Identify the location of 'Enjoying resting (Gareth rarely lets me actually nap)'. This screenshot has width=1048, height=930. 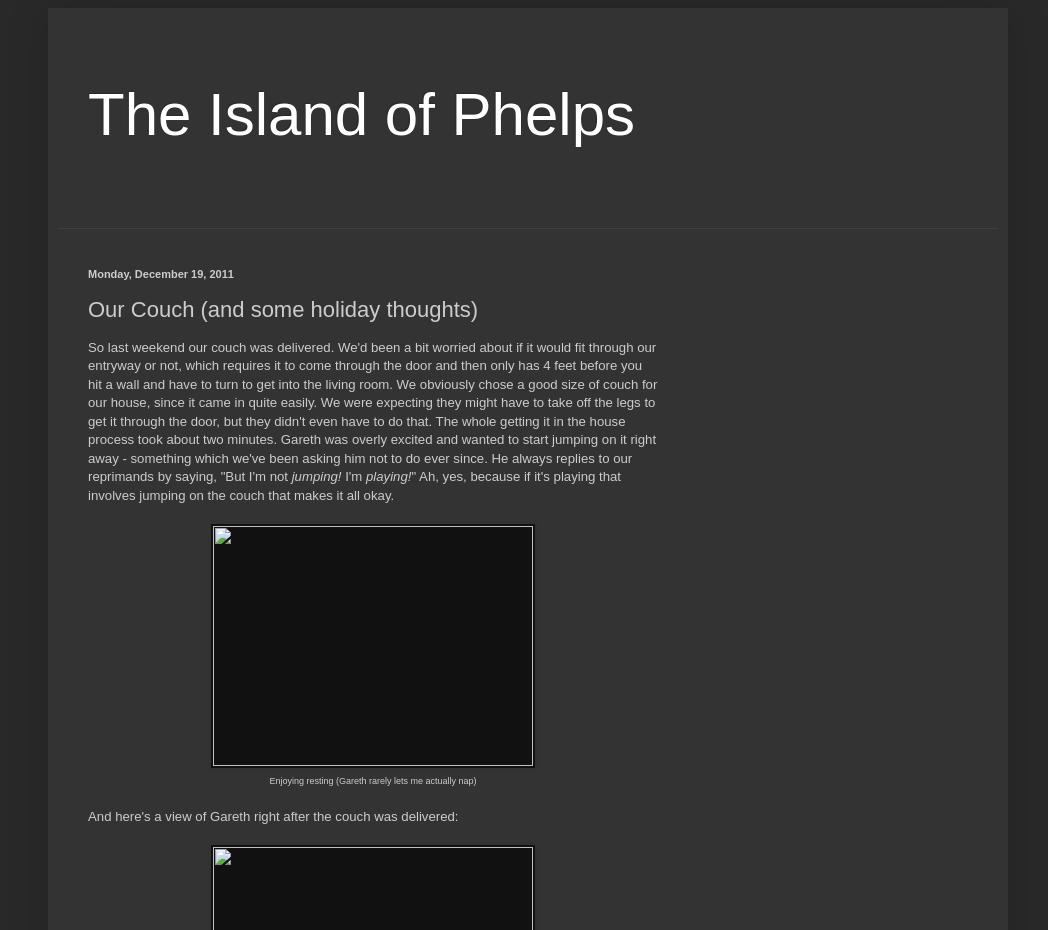
(371, 780).